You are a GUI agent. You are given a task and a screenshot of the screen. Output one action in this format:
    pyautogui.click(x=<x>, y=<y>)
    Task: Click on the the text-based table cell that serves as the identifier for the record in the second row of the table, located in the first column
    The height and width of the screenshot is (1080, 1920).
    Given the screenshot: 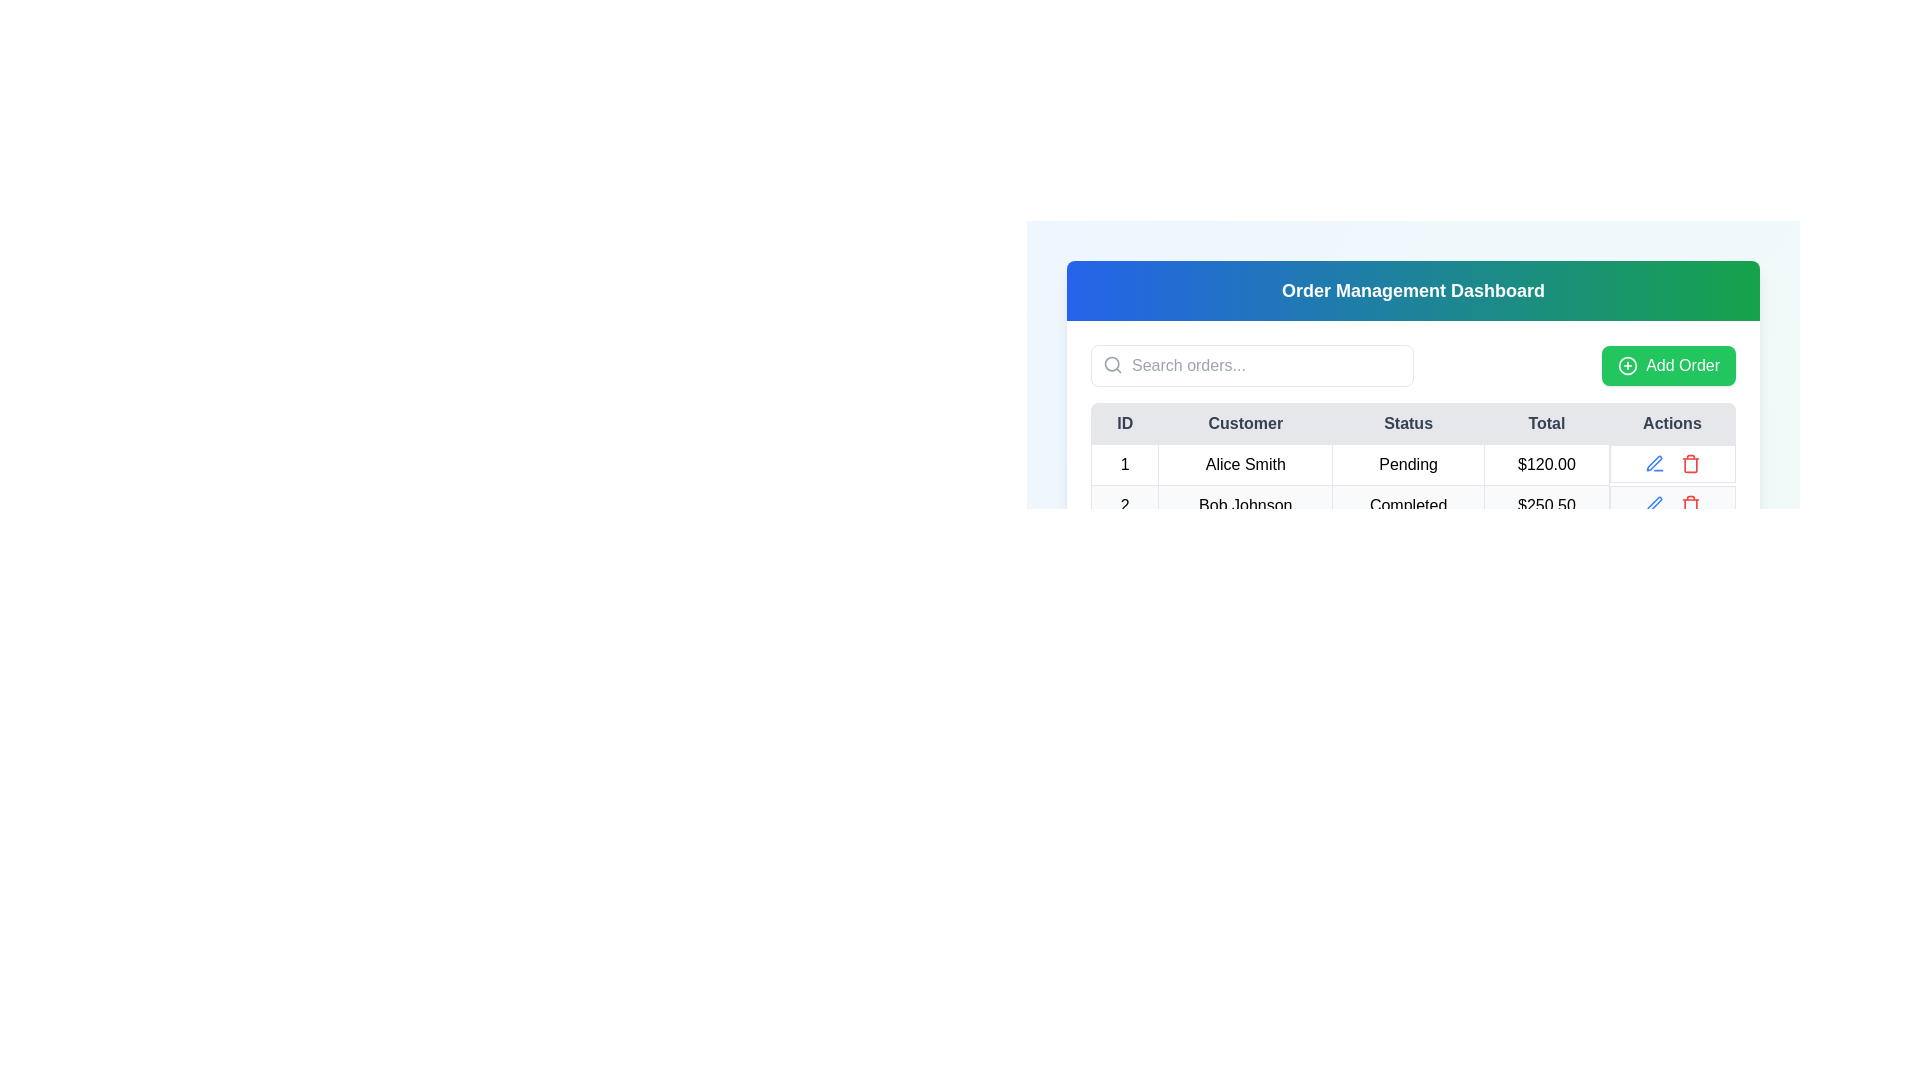 What is the action you would take?
    pyautogui.click(x=1125, y=504)
    